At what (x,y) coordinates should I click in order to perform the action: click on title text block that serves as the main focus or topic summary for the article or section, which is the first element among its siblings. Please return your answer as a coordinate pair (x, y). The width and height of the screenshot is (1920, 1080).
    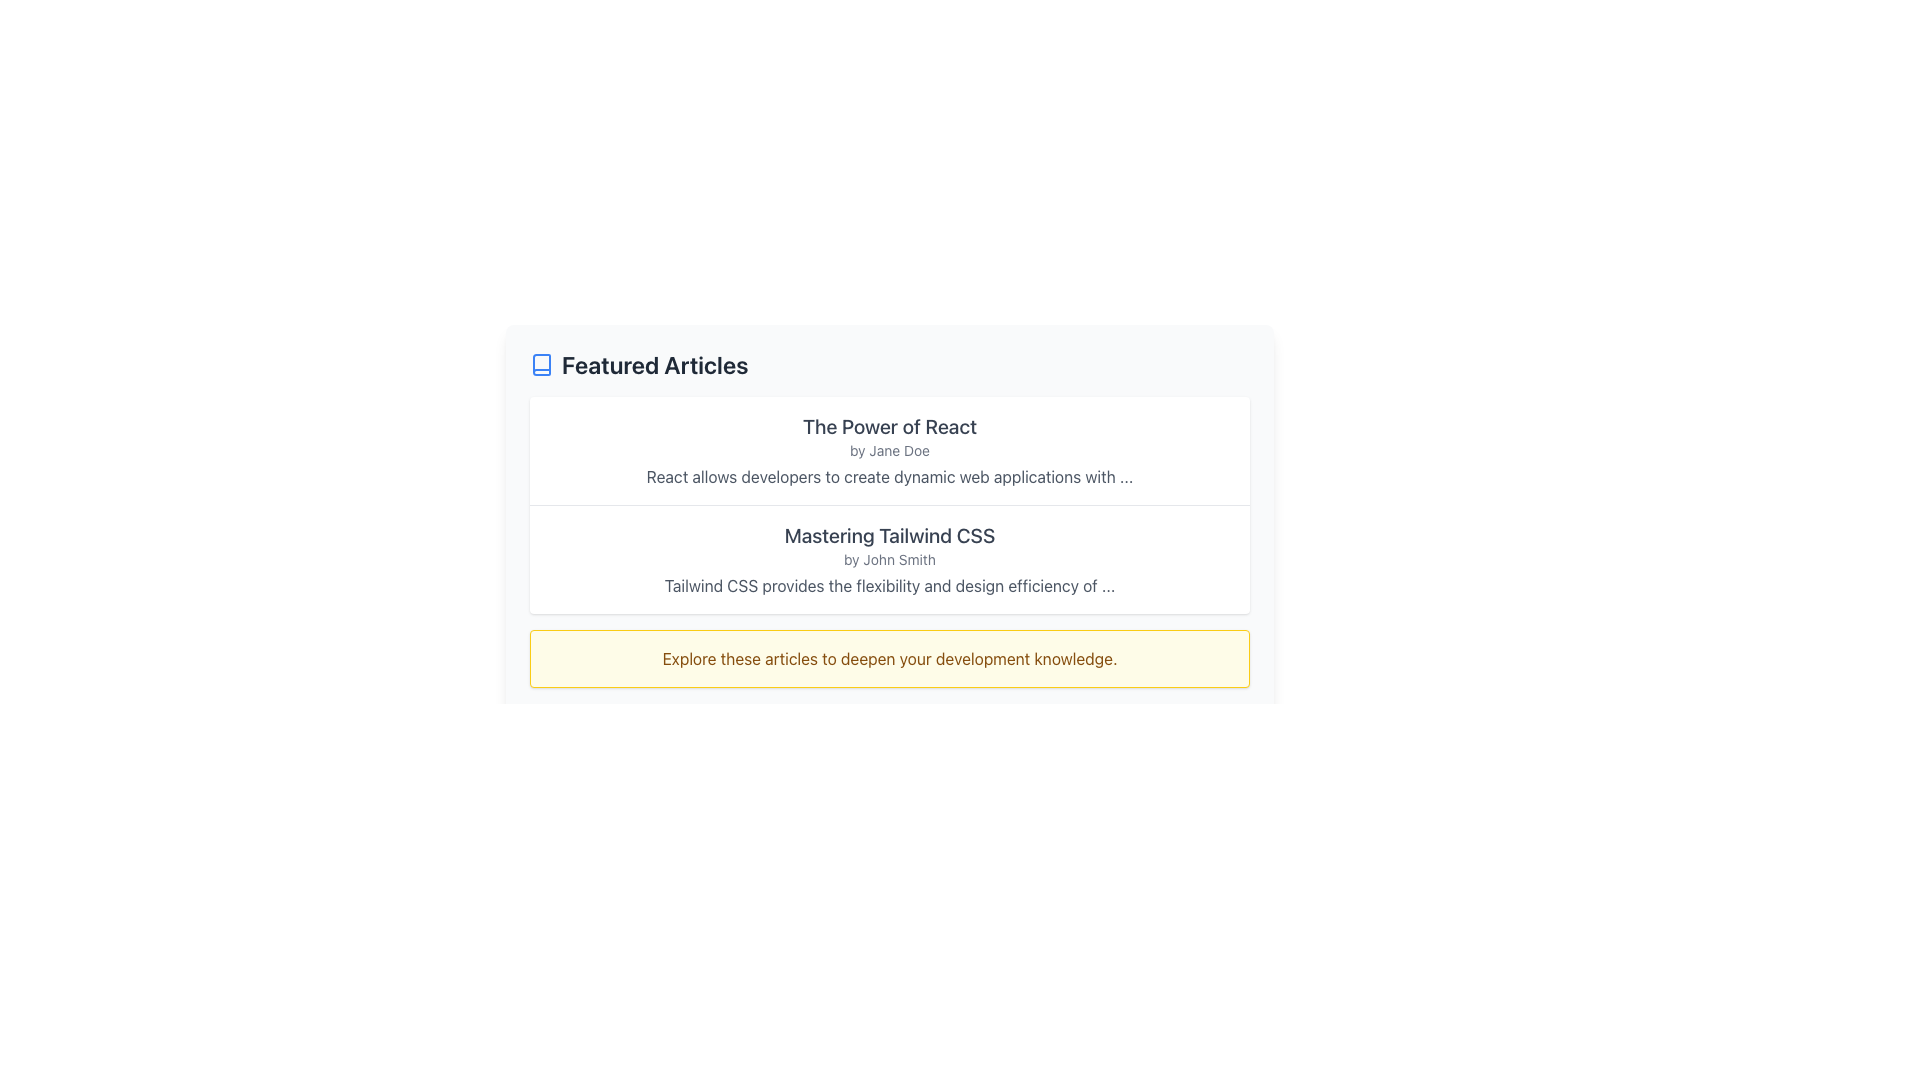
    Looking at the image, I should click on (888, 426).